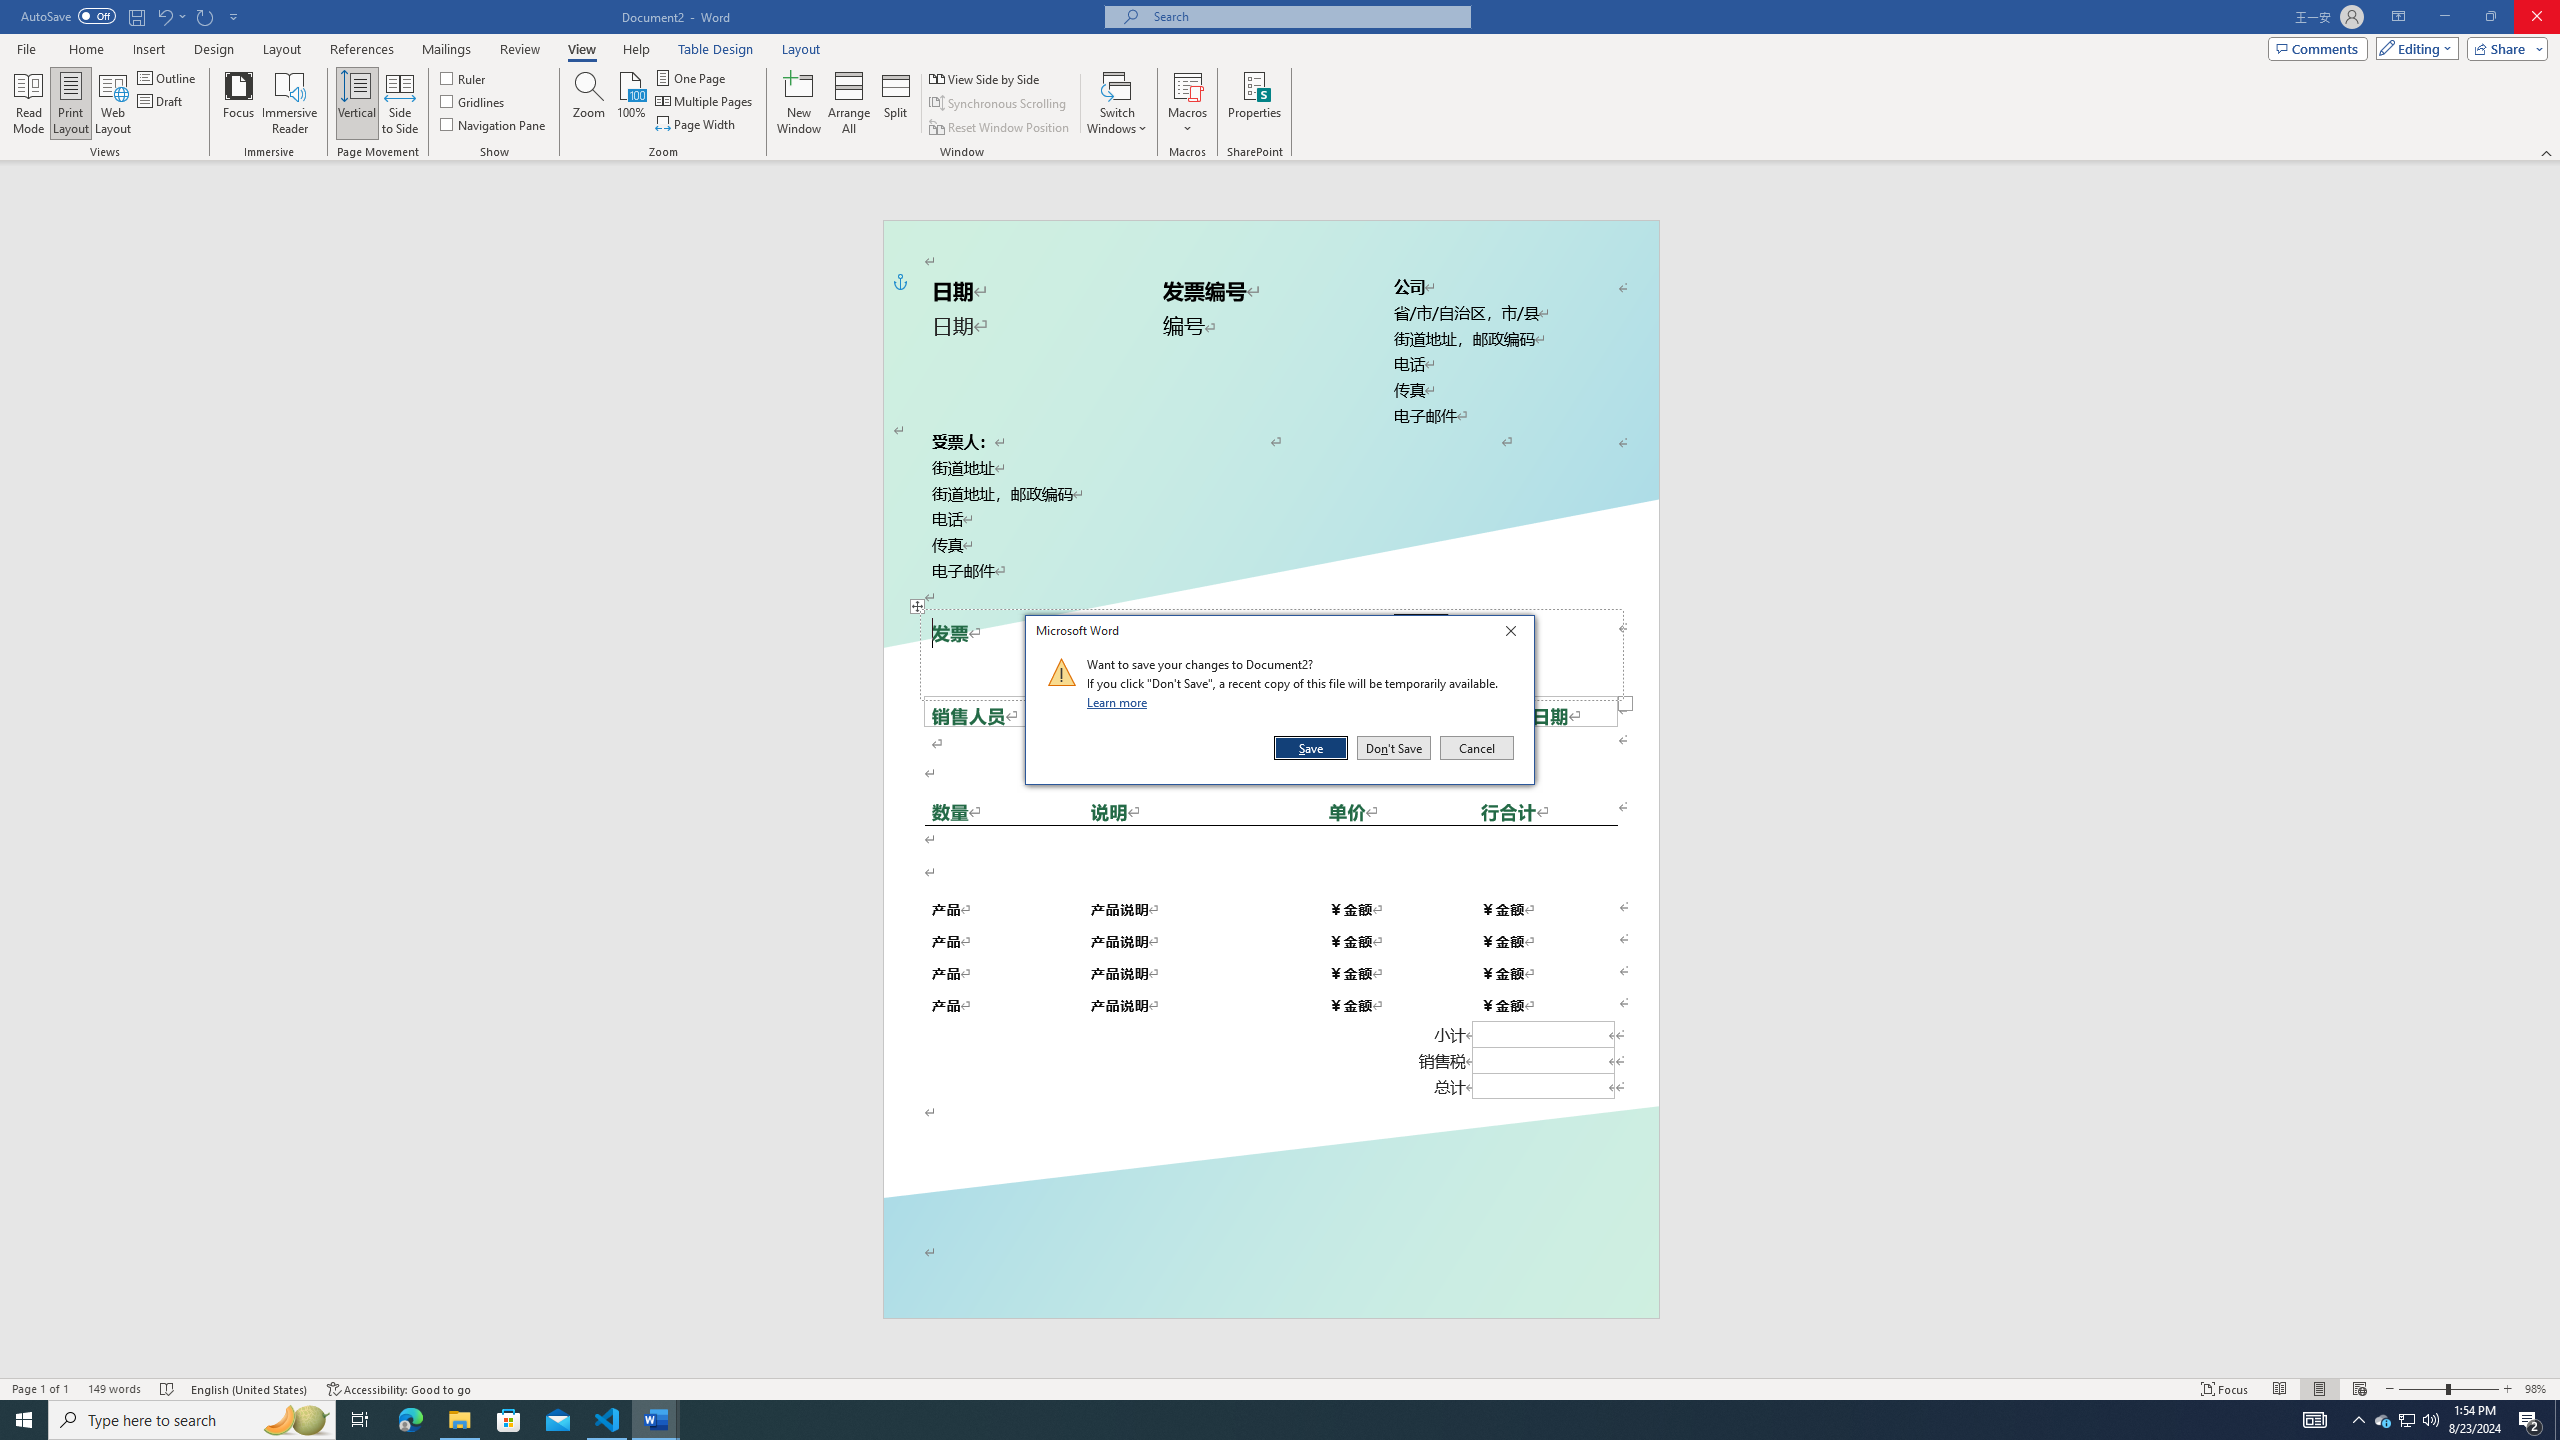  Describe the element at coordinates (1186, 84) in the screenshot. I see `'View Macros'` at that location.